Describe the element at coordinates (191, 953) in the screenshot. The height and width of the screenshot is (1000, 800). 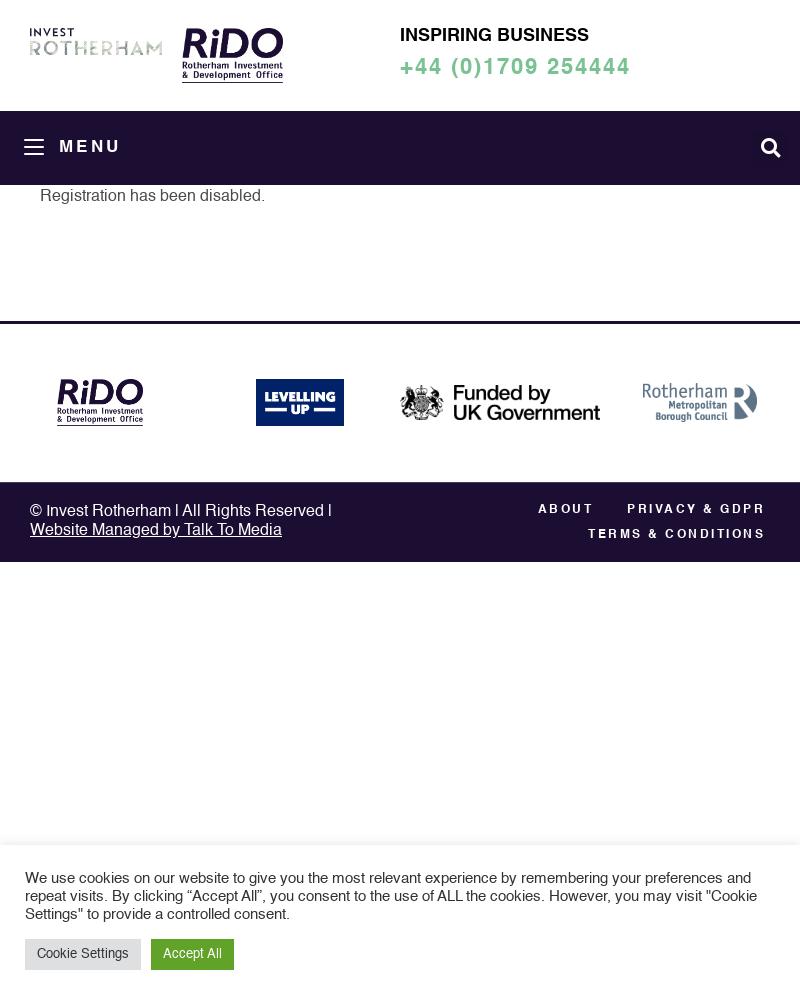
I see `'Accept All'` at that location.